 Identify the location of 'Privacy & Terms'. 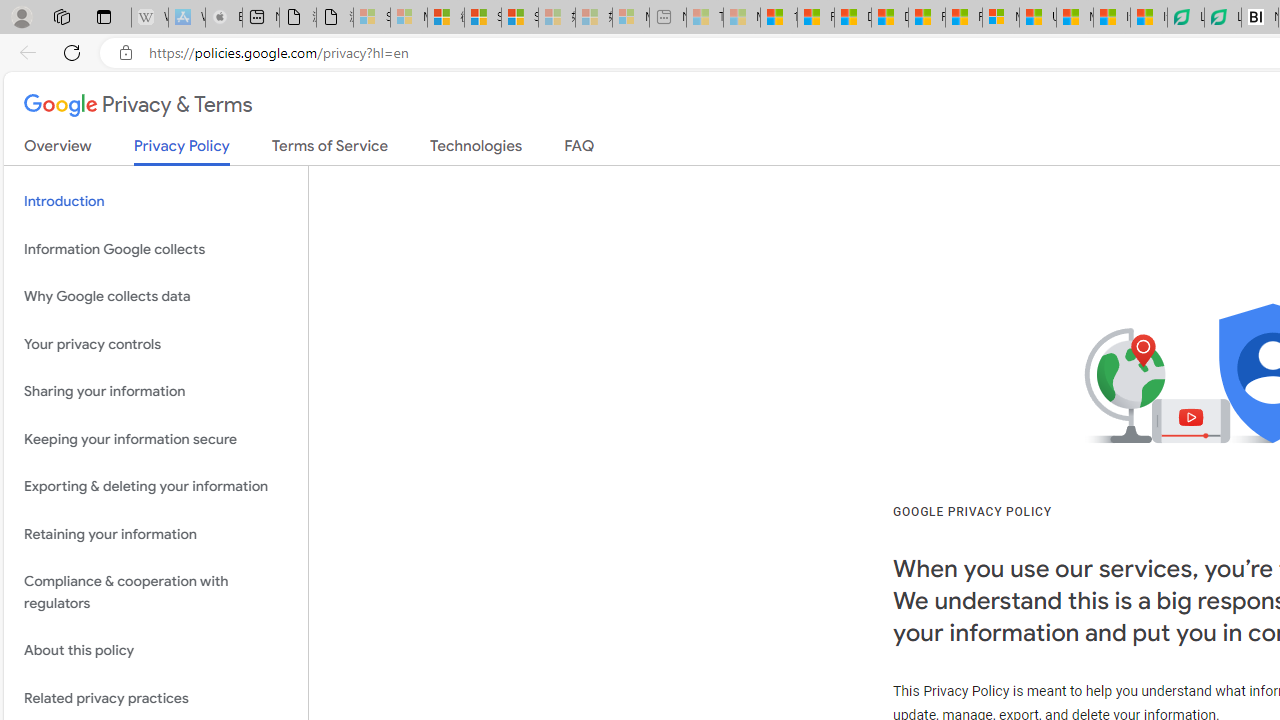
(137, 106).